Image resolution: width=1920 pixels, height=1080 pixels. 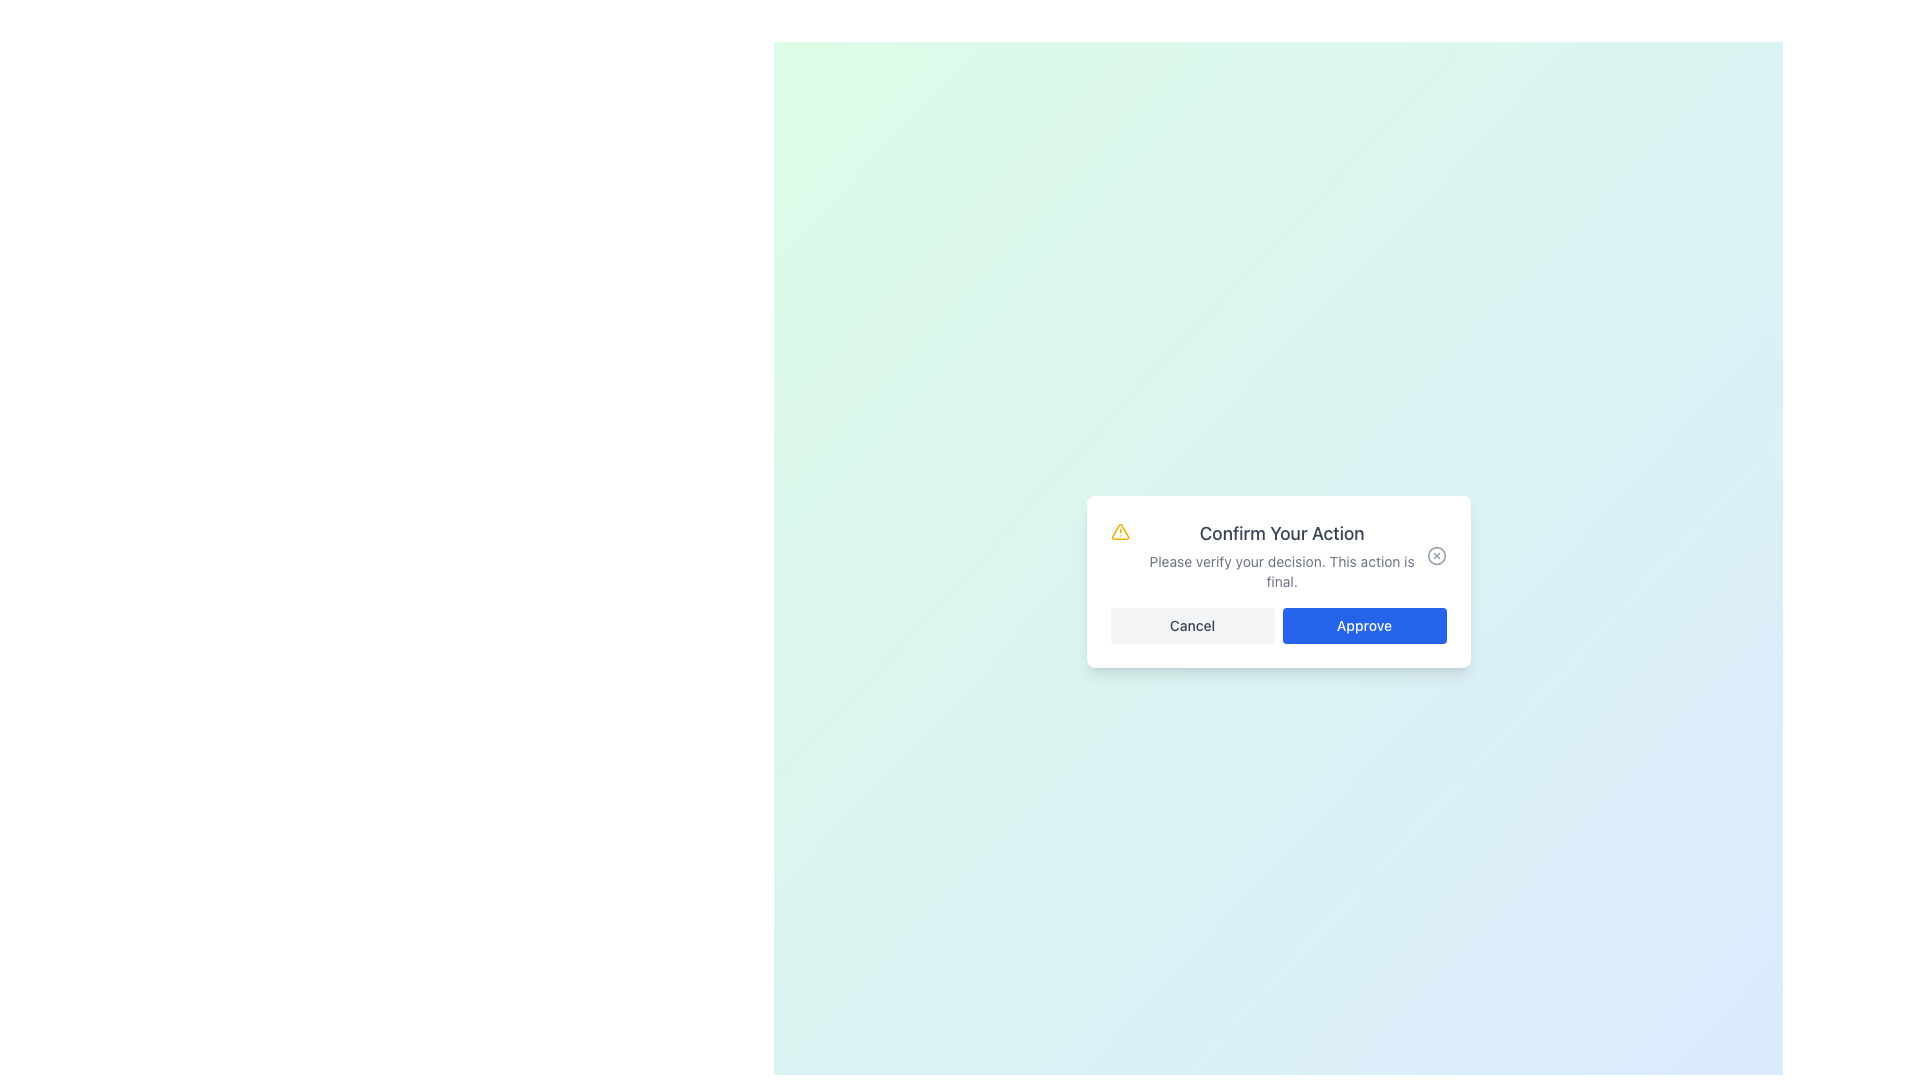 I want to click on the caution icon located at the top-left corner of the confirmation dialog header to indicate its importance or caution, so click(x=1120, y=531).